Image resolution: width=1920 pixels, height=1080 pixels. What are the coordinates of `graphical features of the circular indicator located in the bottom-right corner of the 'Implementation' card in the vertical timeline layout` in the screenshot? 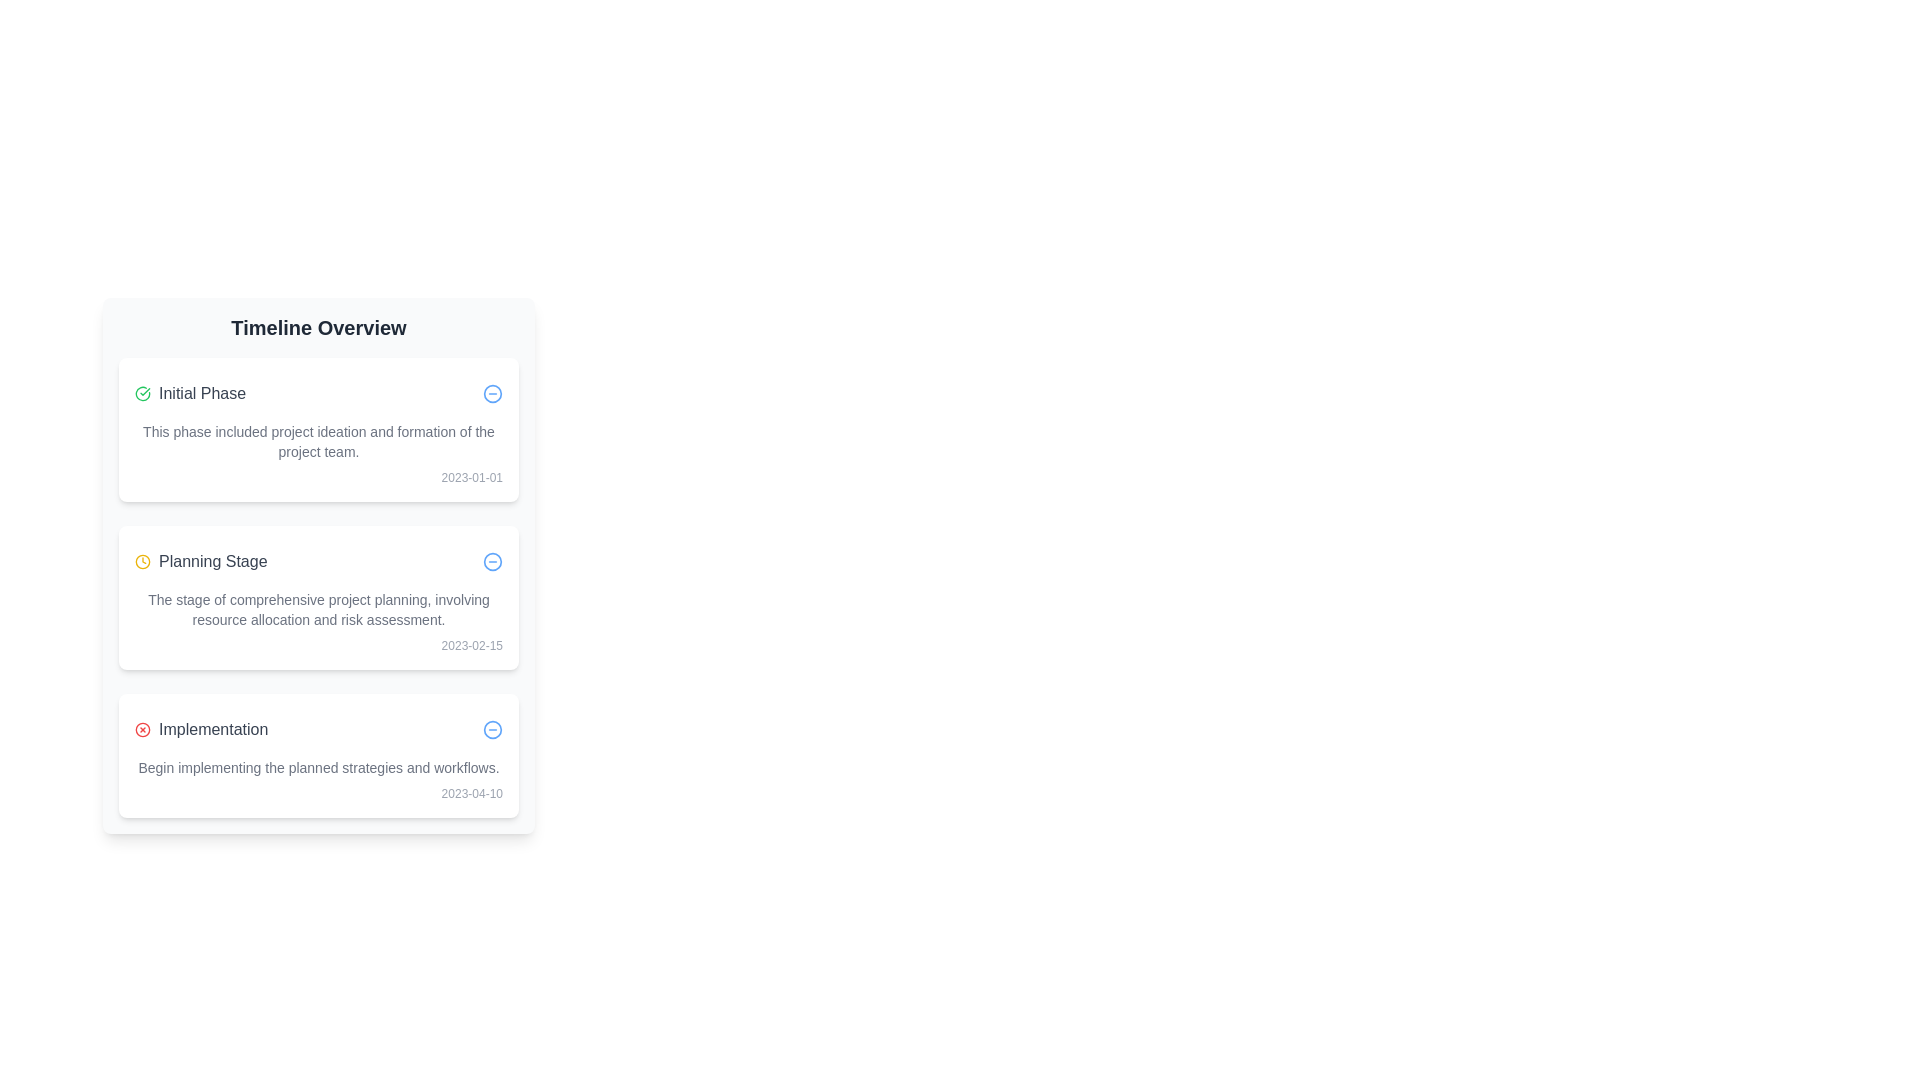 It's located at (493, 729).